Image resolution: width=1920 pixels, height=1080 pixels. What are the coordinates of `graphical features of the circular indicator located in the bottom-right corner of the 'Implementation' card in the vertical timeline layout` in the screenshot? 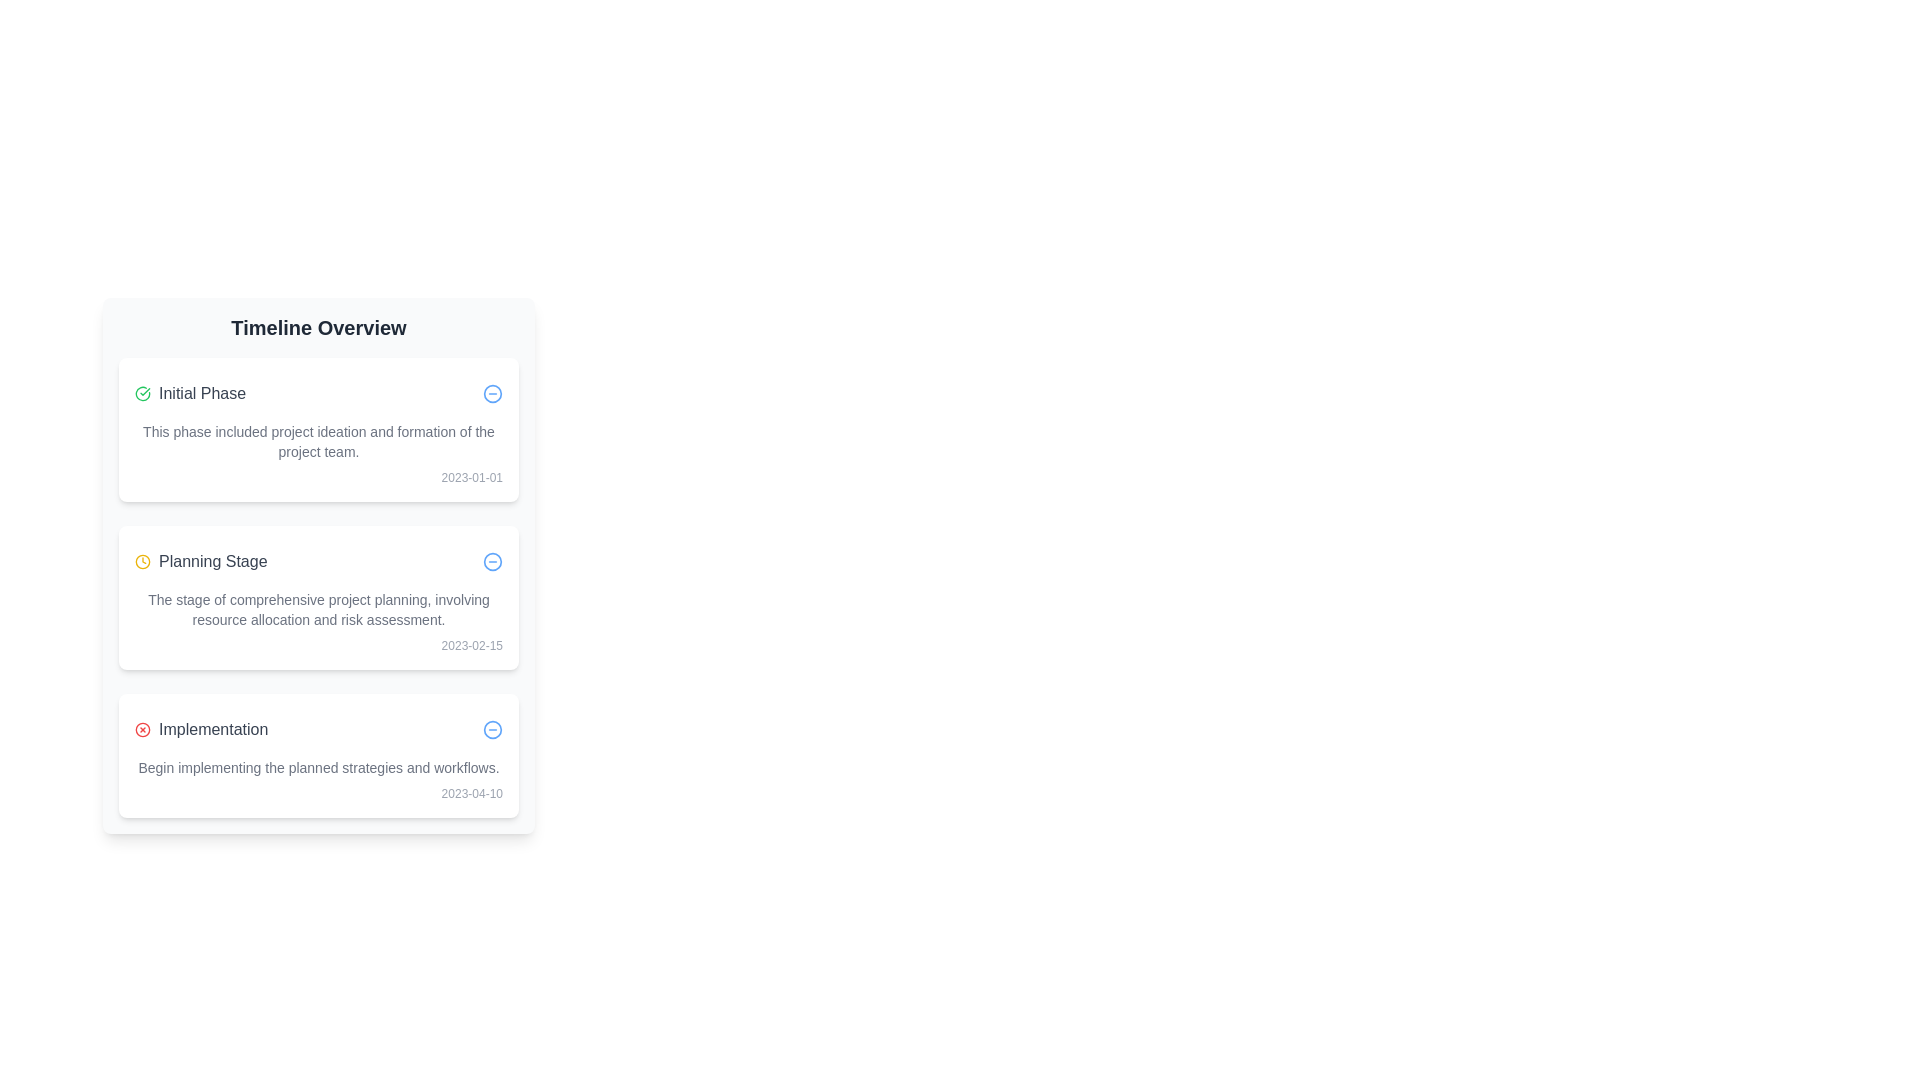 It's located at (493, 729).